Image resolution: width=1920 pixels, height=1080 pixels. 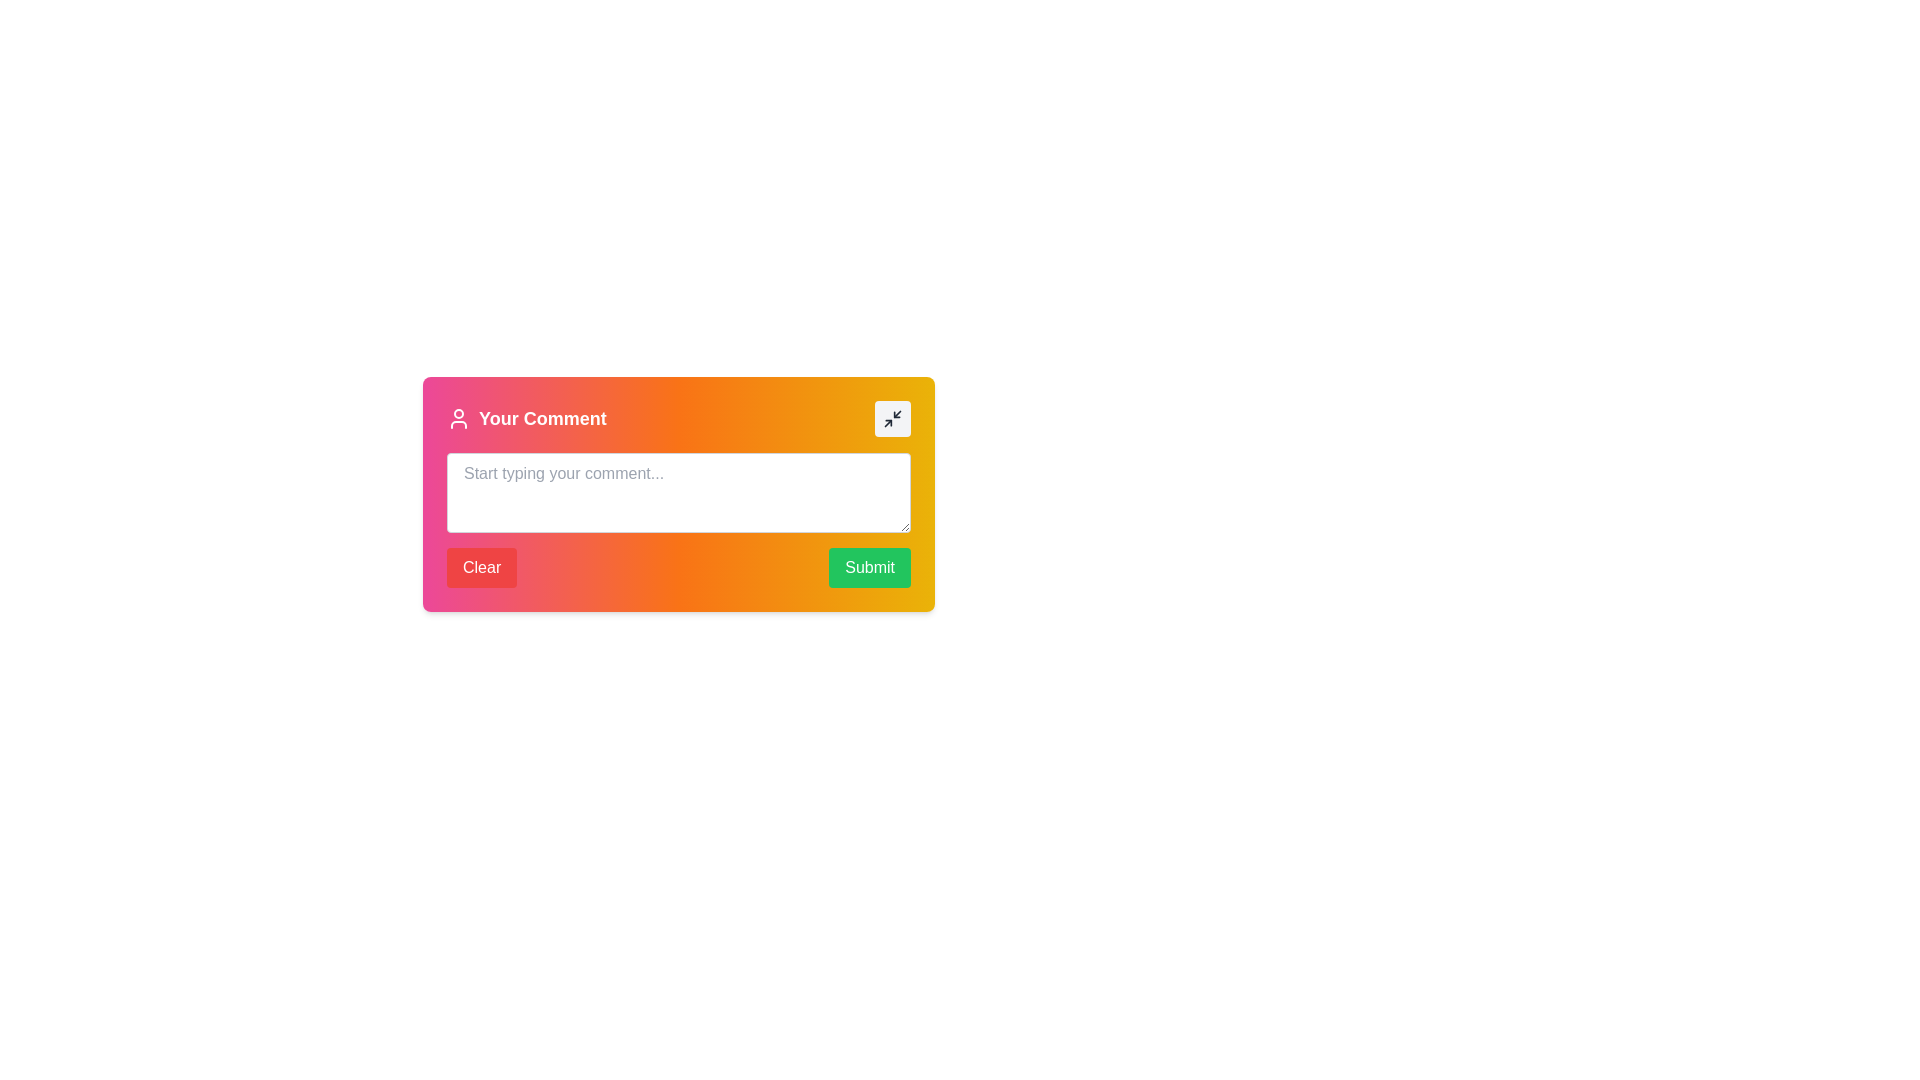 What do you see at coordinates (458, 418) in the screenshot?
I see `the user icon, which is a line-drawn figure of a person with a circular head and shoulders, located to the left of the label text 'Your Comment'` at bounding box center [458, 418].